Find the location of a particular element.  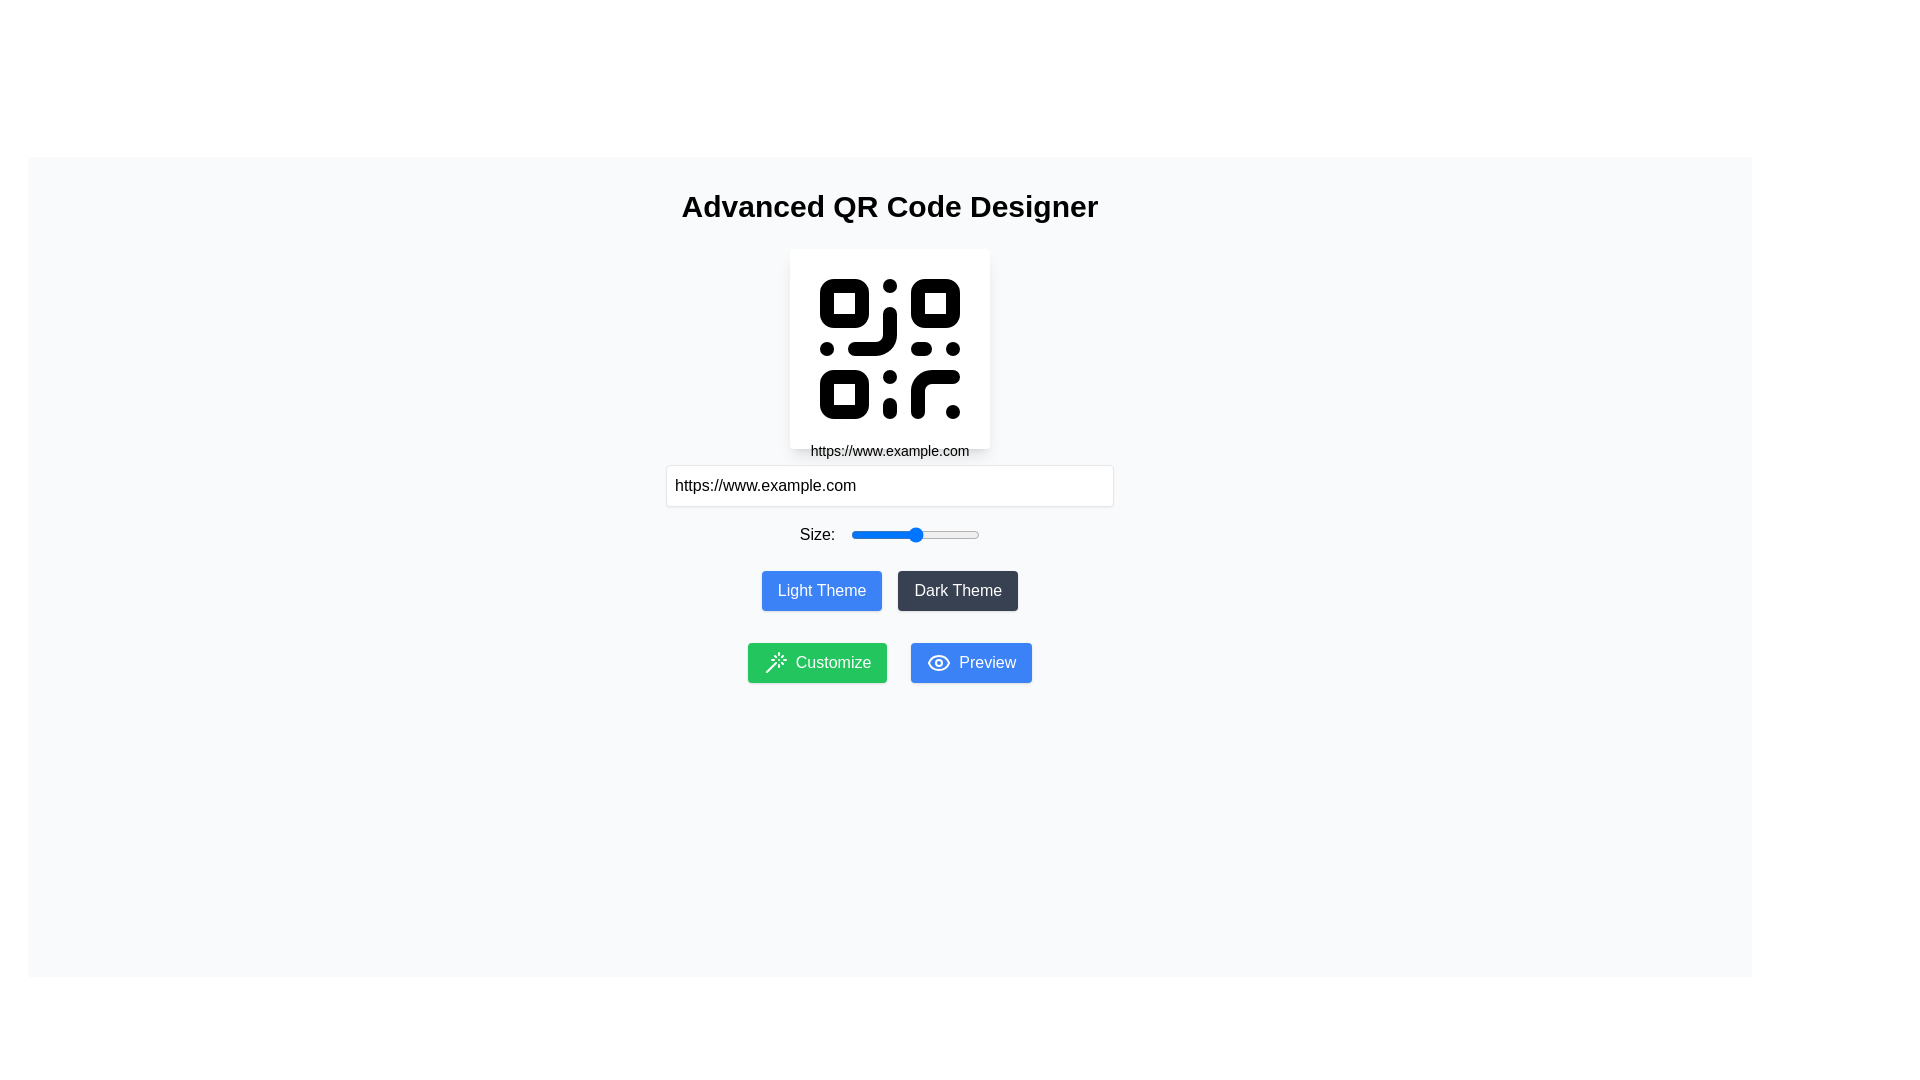

the size is located at coordinates (878, 534).